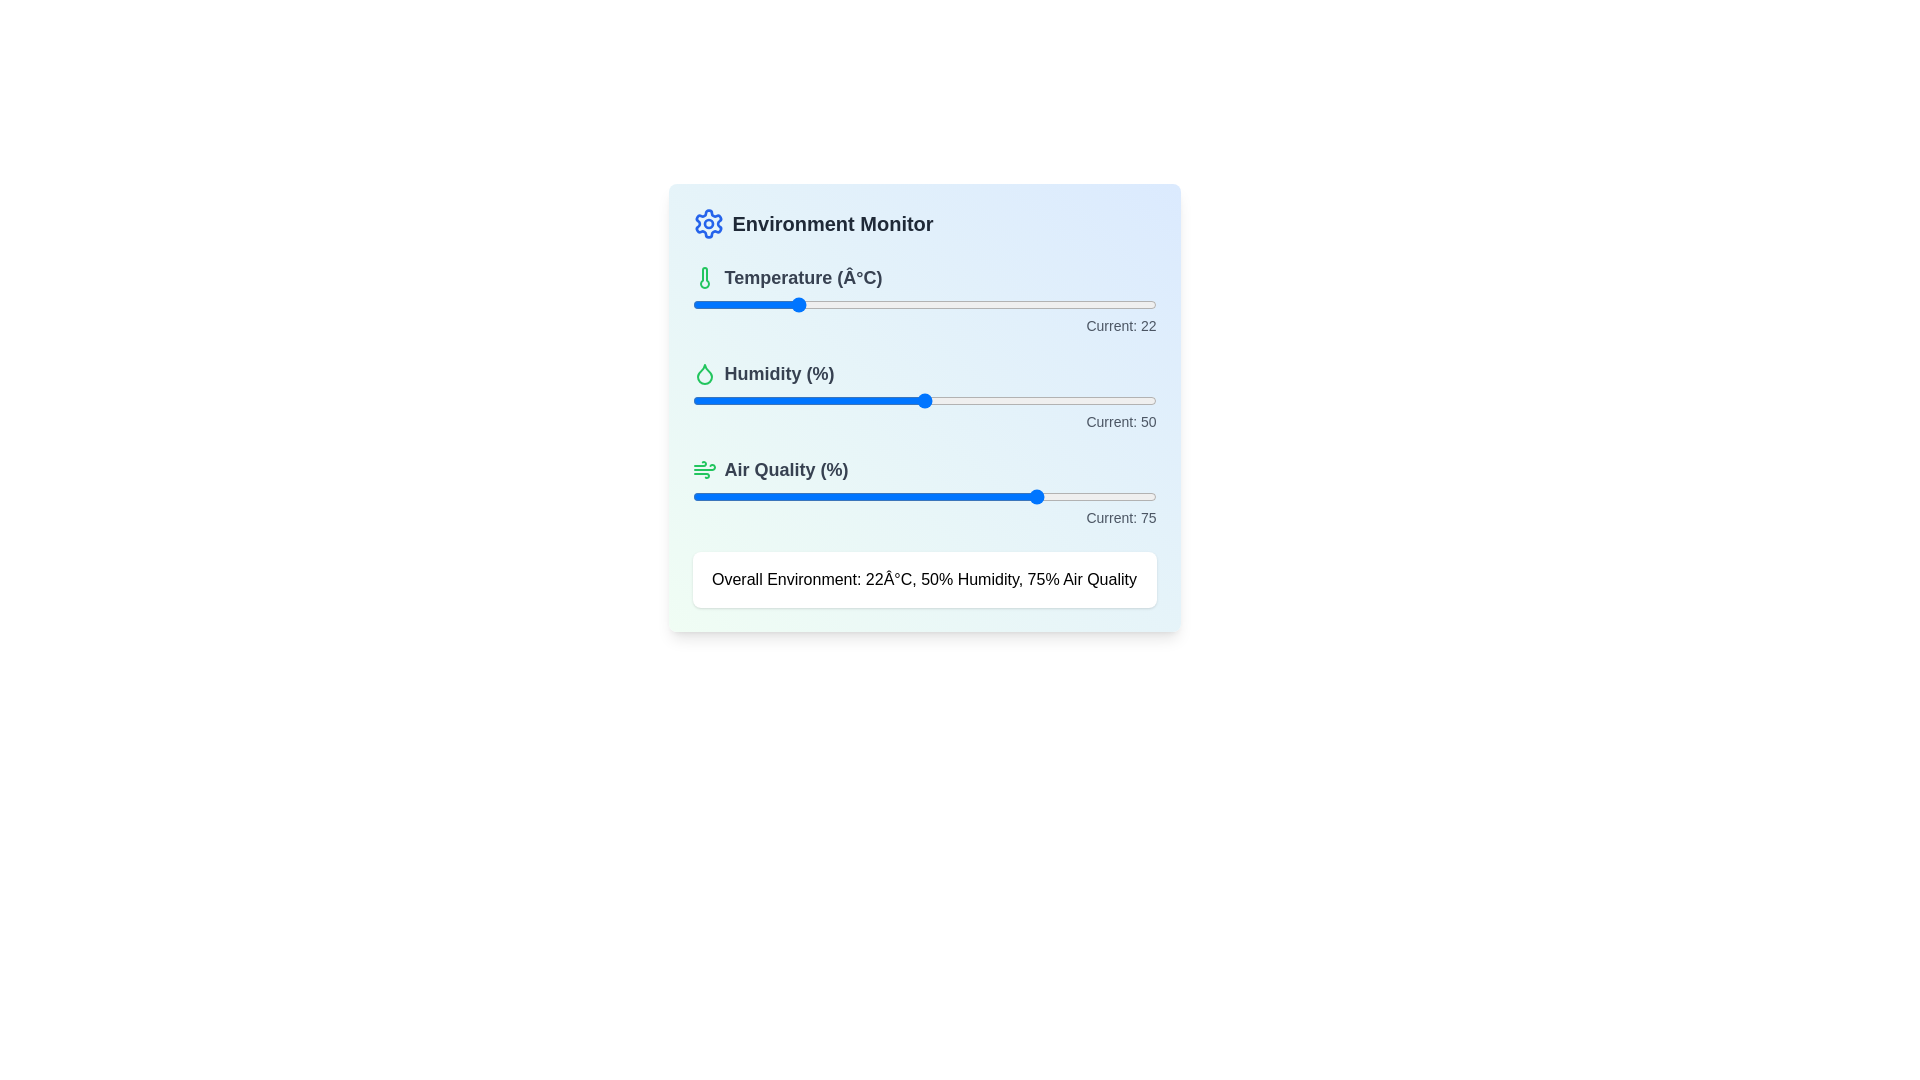  I want to click on the temperature slider to set the temperature to 77 degrees Celsius, so click(1048, 304).